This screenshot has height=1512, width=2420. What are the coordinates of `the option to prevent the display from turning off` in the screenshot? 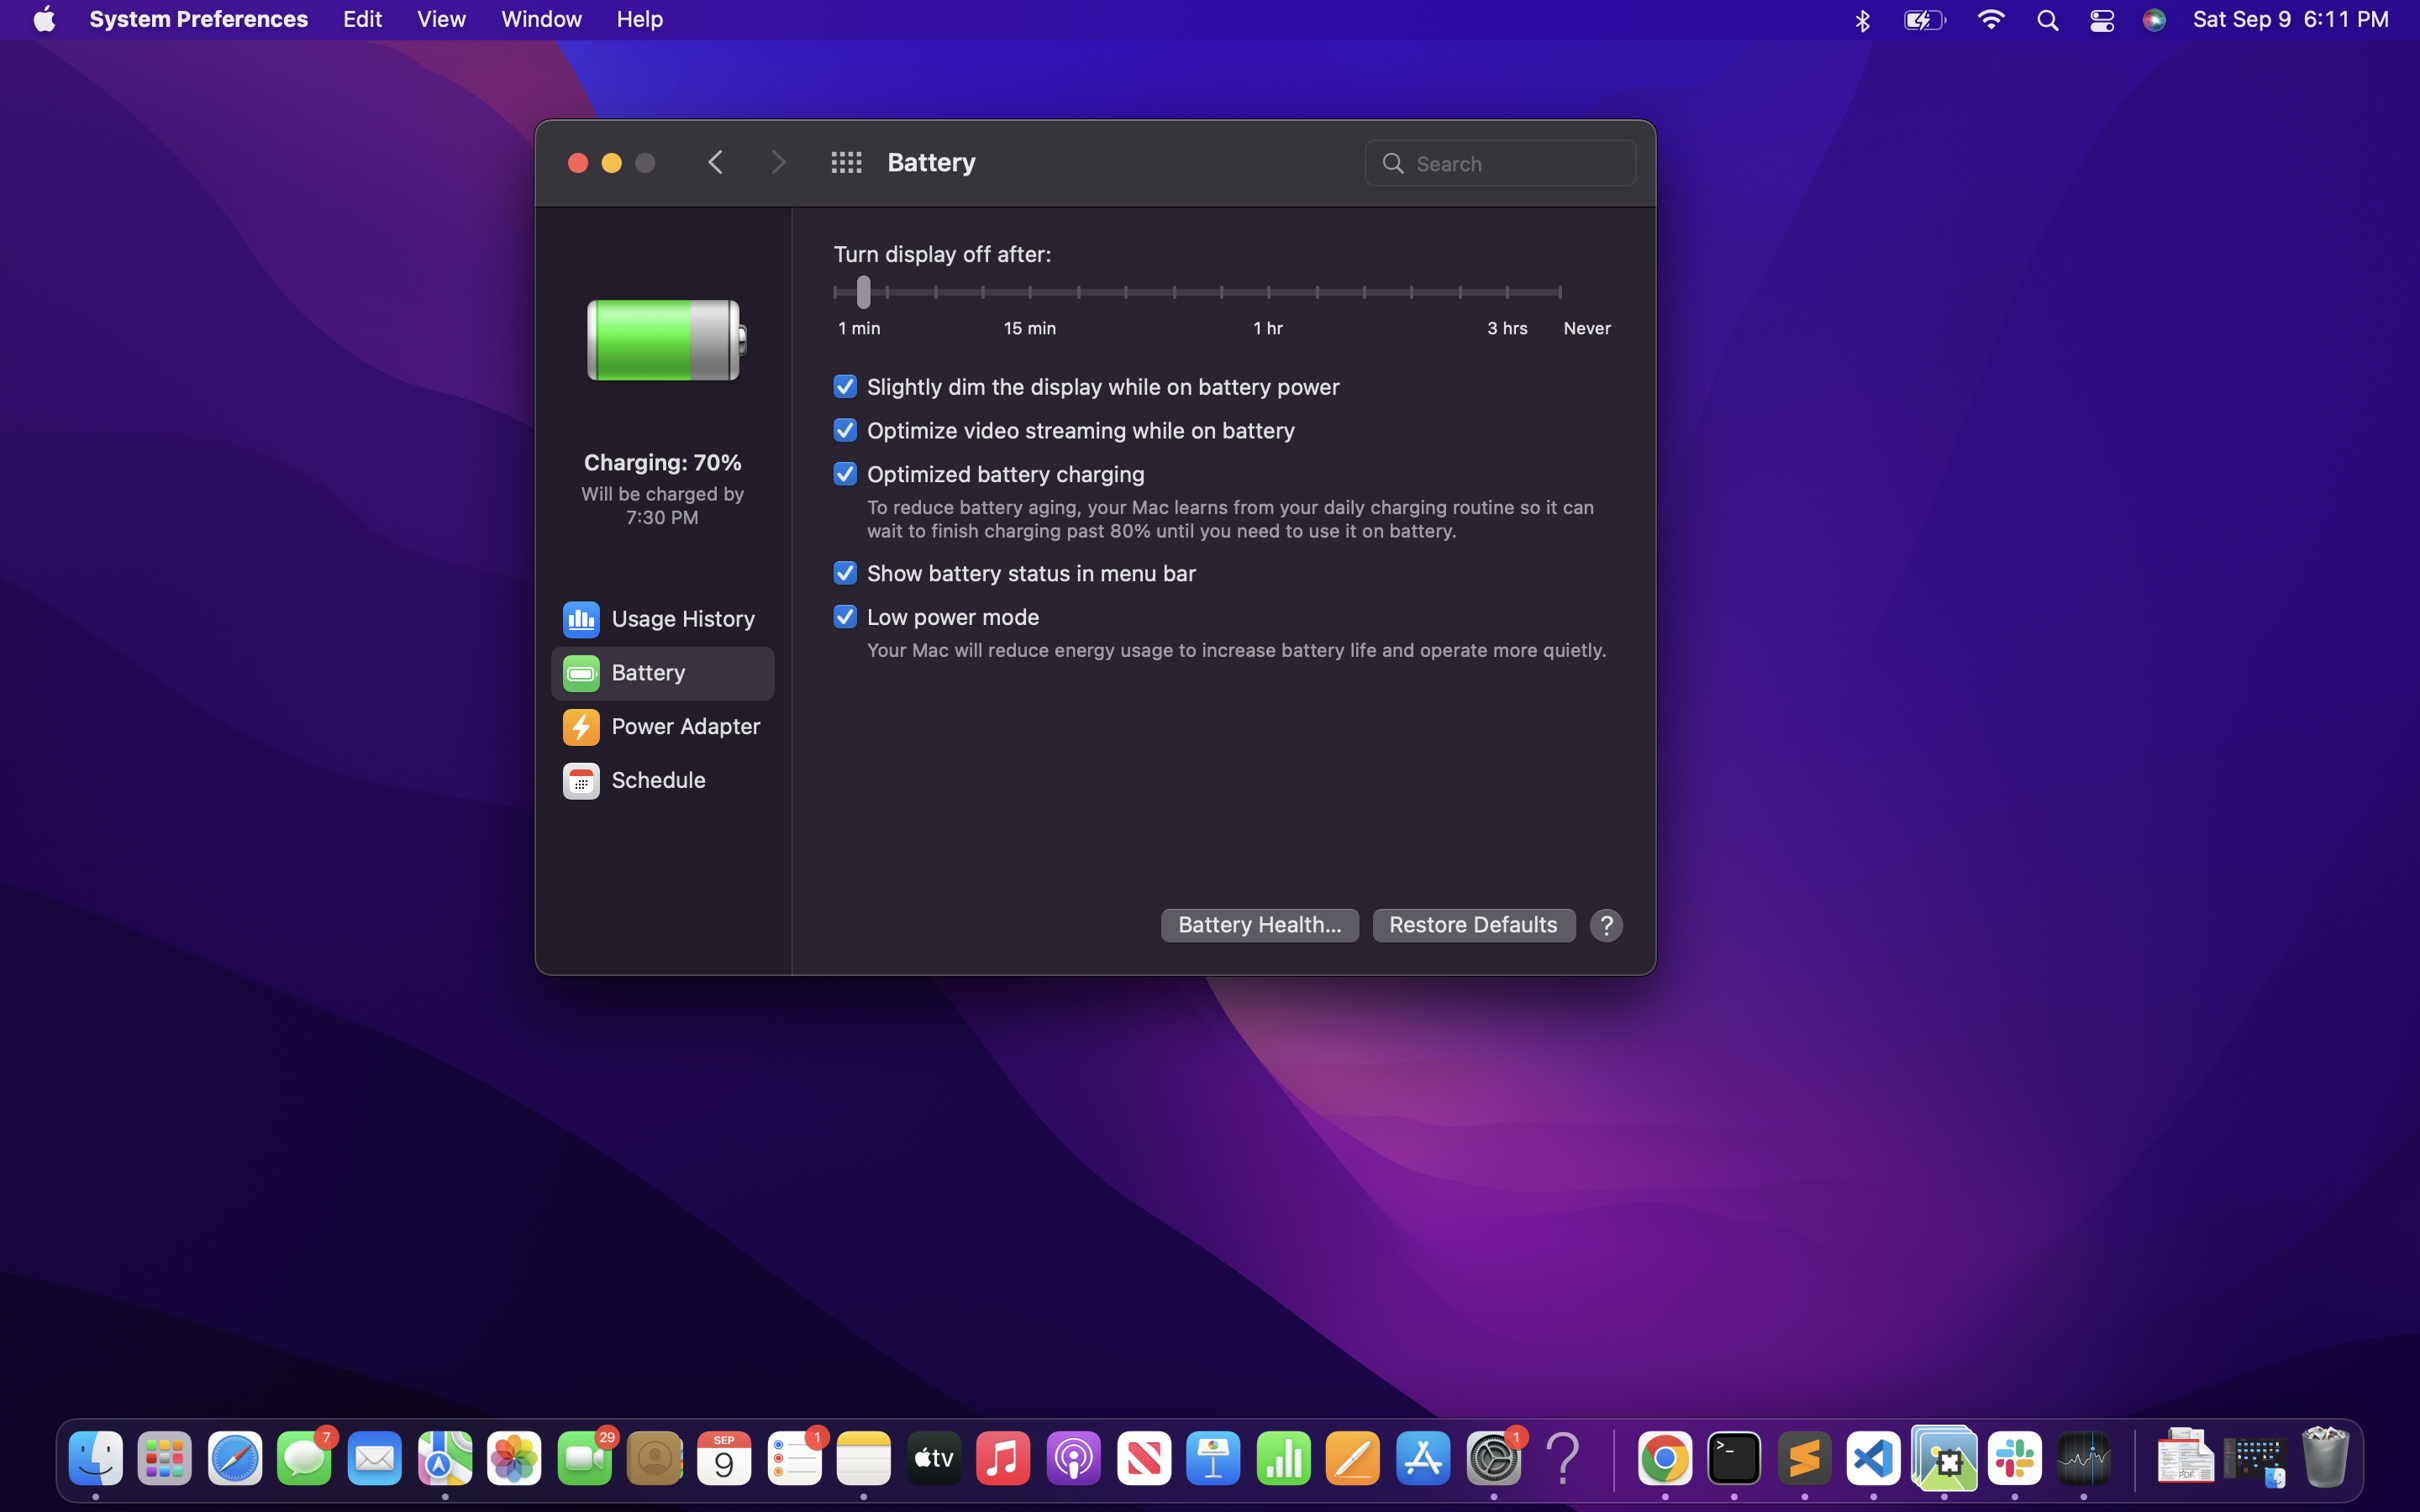 It's located at (1560, 287).